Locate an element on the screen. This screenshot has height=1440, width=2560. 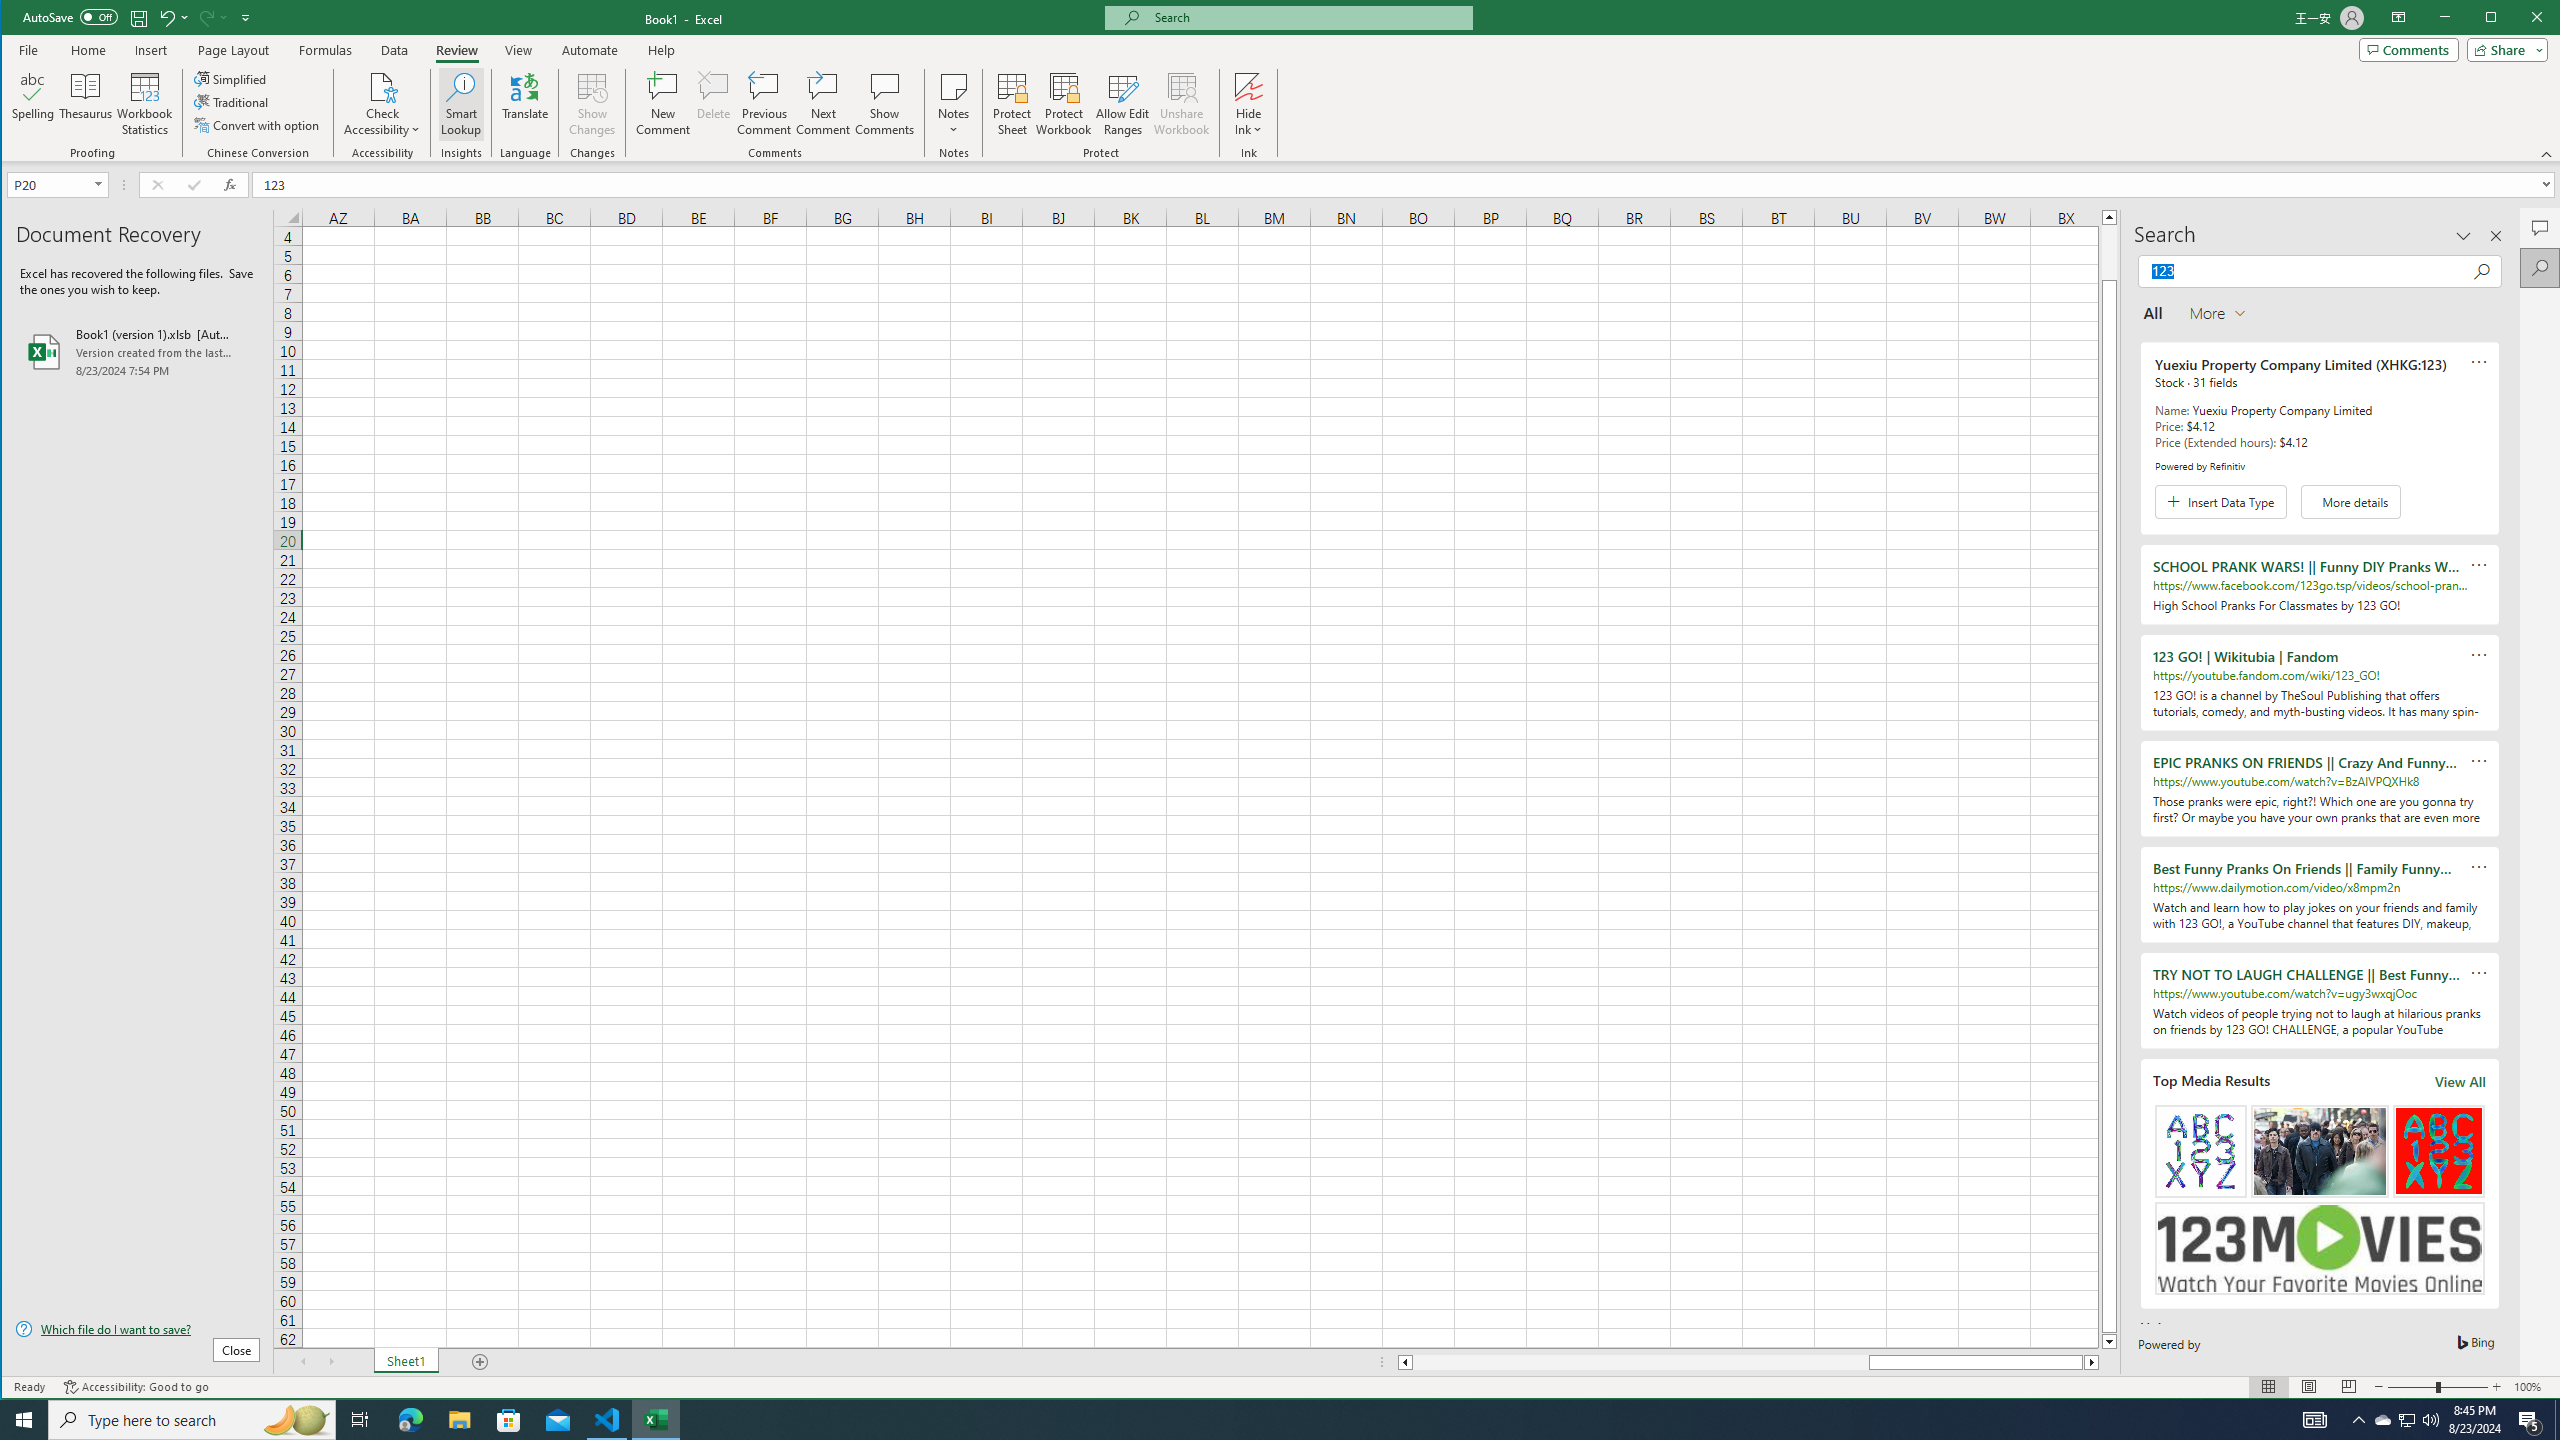
'Workbook Statistics' is located at coordinates (143, 103).